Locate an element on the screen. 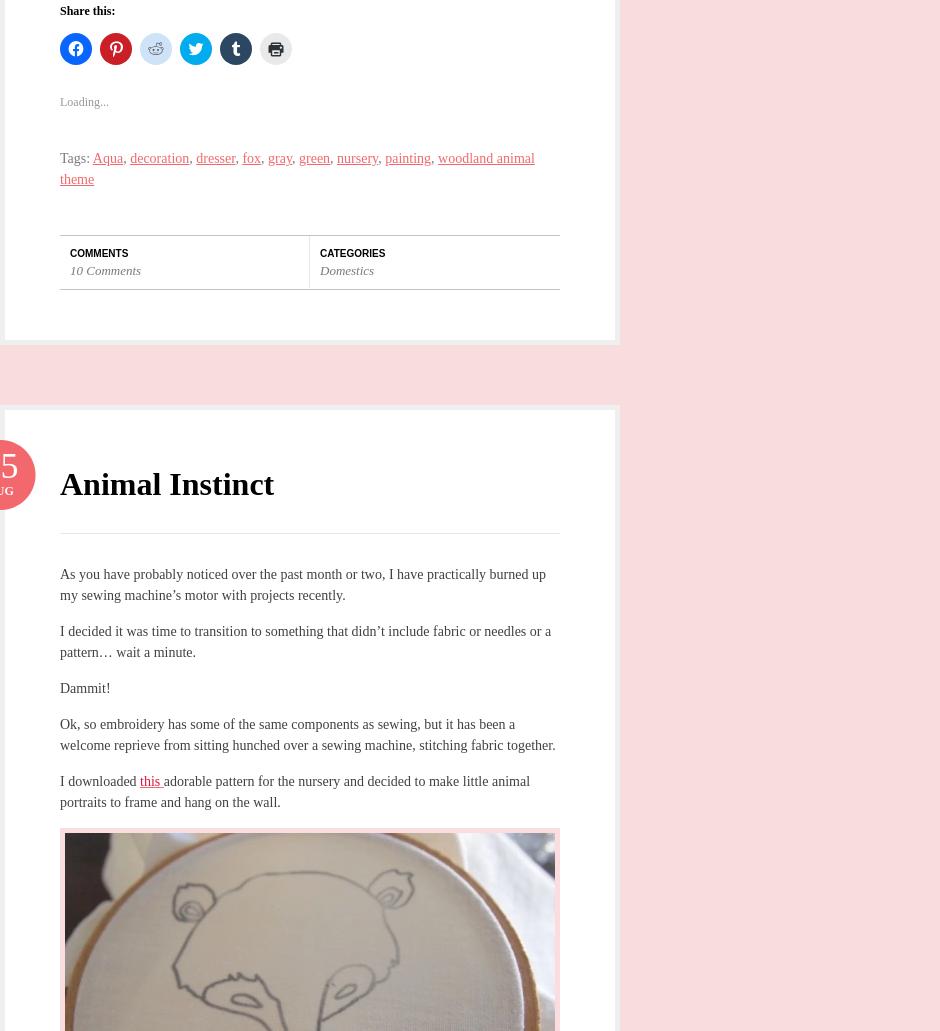 The width and height of the screenshot is (940, 1031). 'gray' is located at coordinates (279, 157).